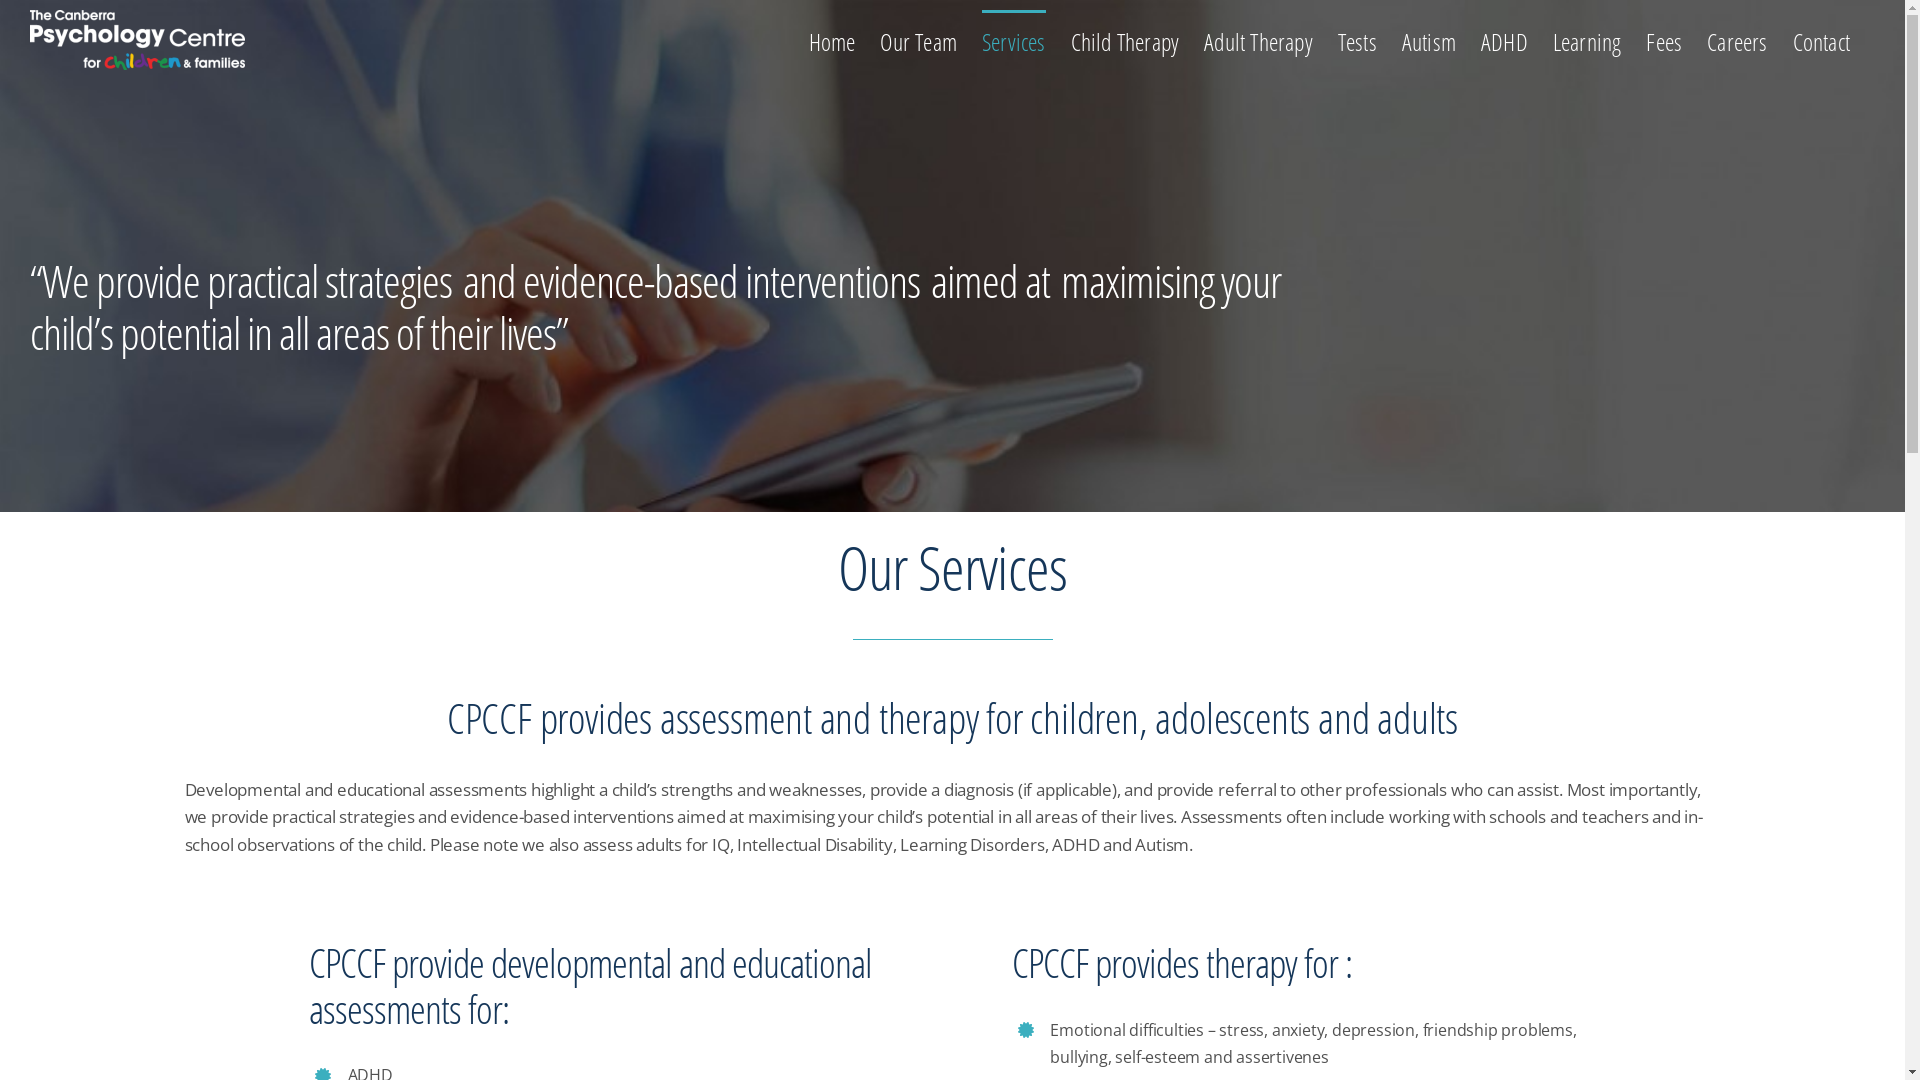 This screenshot has height=1080, width=1920. What do you see at coordinates (1736, 39) in the screenshot?
I see `'Careers'` at bounding box center [1736, 39].